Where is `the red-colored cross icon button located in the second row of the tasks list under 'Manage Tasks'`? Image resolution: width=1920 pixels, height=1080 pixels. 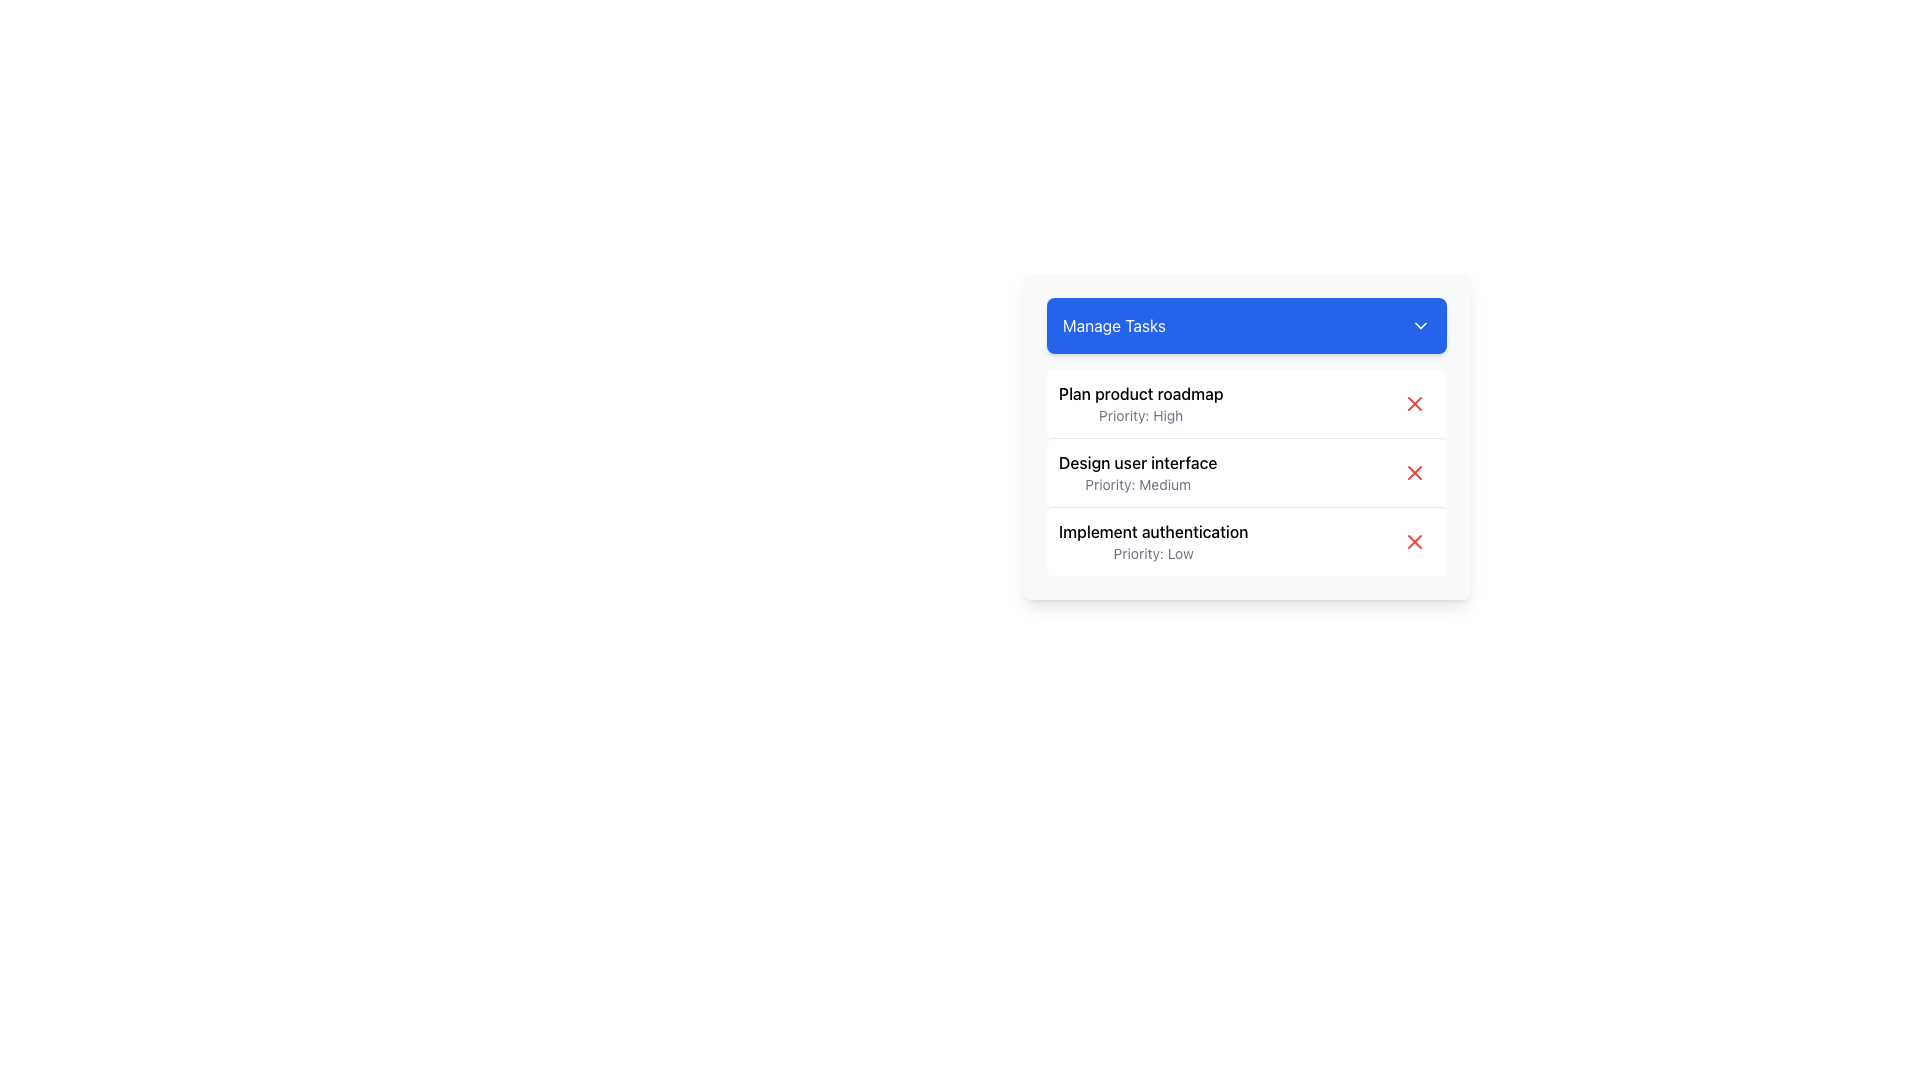 the red-colored cross icon button located in the second row of the tasks list under 'Manage Tasks' is located at coordinates (1414, 473).